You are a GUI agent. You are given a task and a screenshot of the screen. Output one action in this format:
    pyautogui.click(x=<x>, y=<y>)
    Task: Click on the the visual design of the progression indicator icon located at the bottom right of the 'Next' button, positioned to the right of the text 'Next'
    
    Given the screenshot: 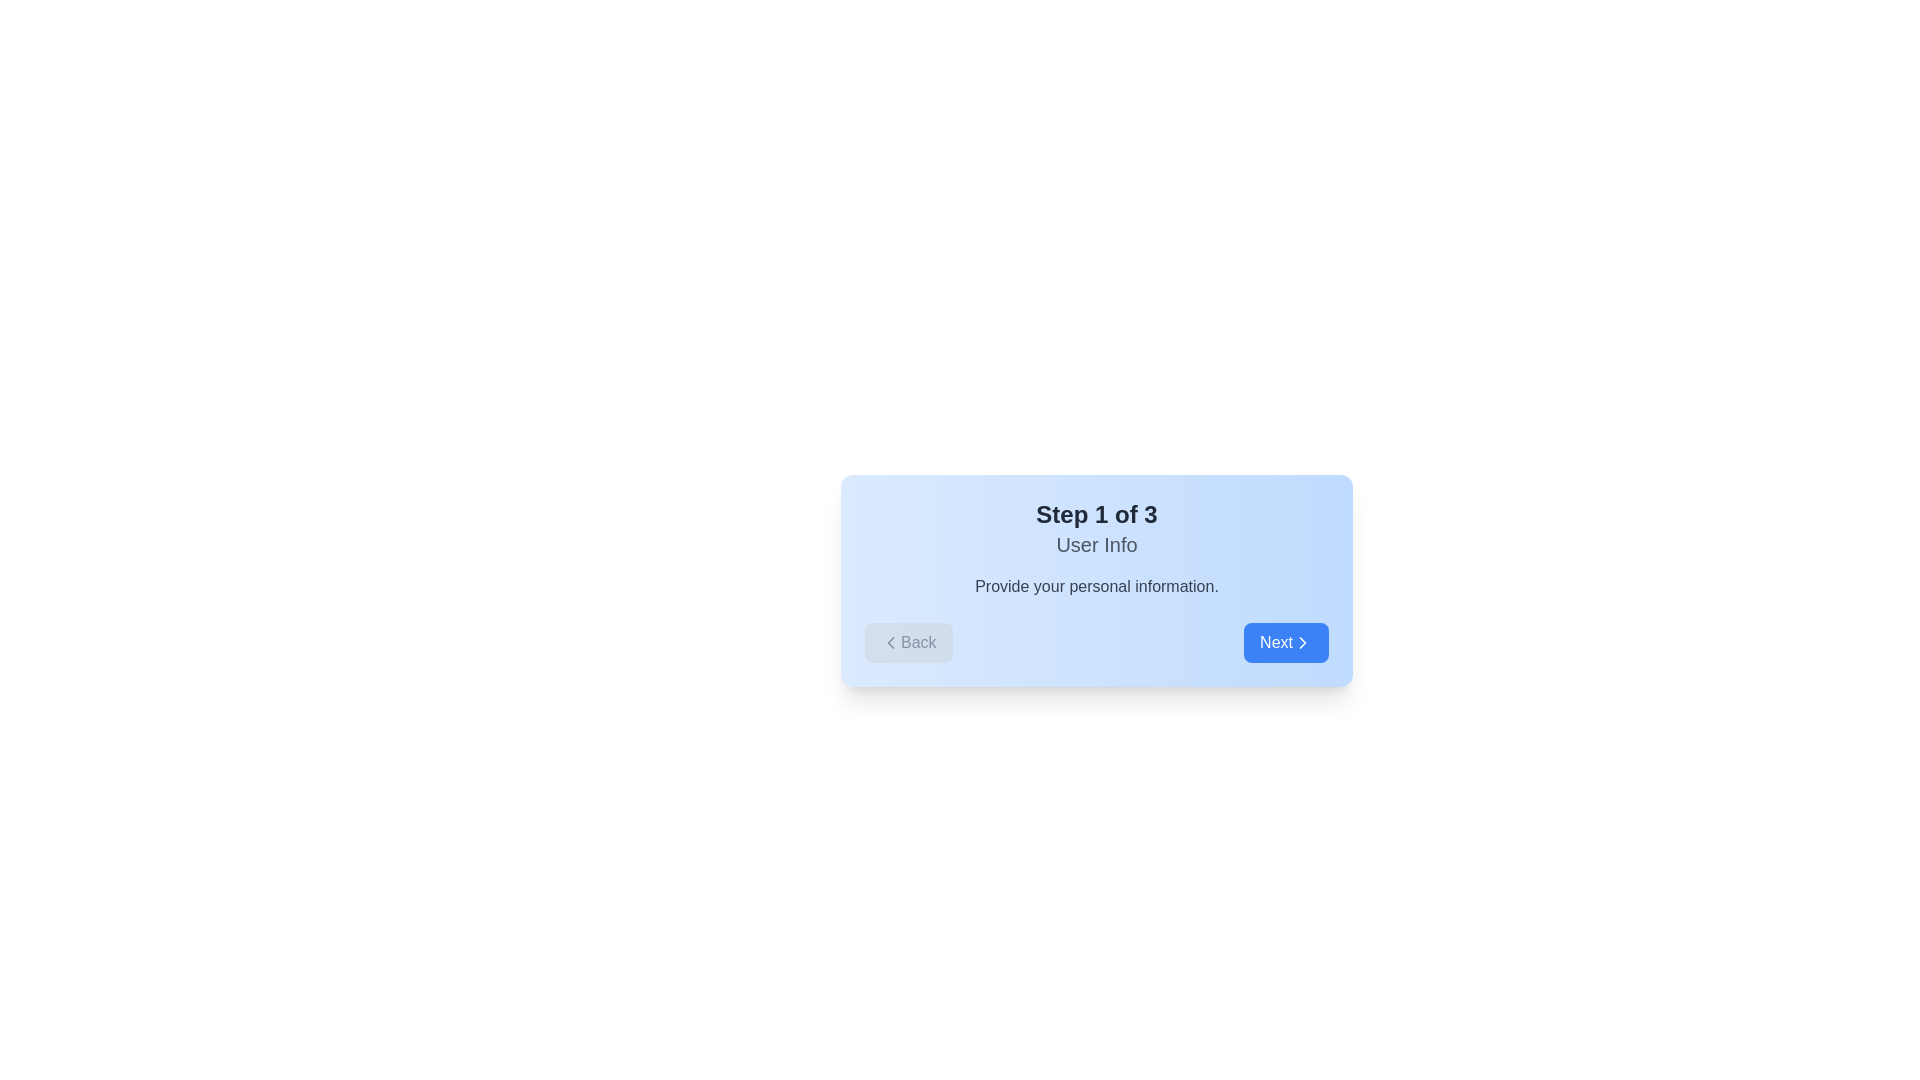 What is the action you would take?
    pyautogui.click(x=1302, y=643)
    